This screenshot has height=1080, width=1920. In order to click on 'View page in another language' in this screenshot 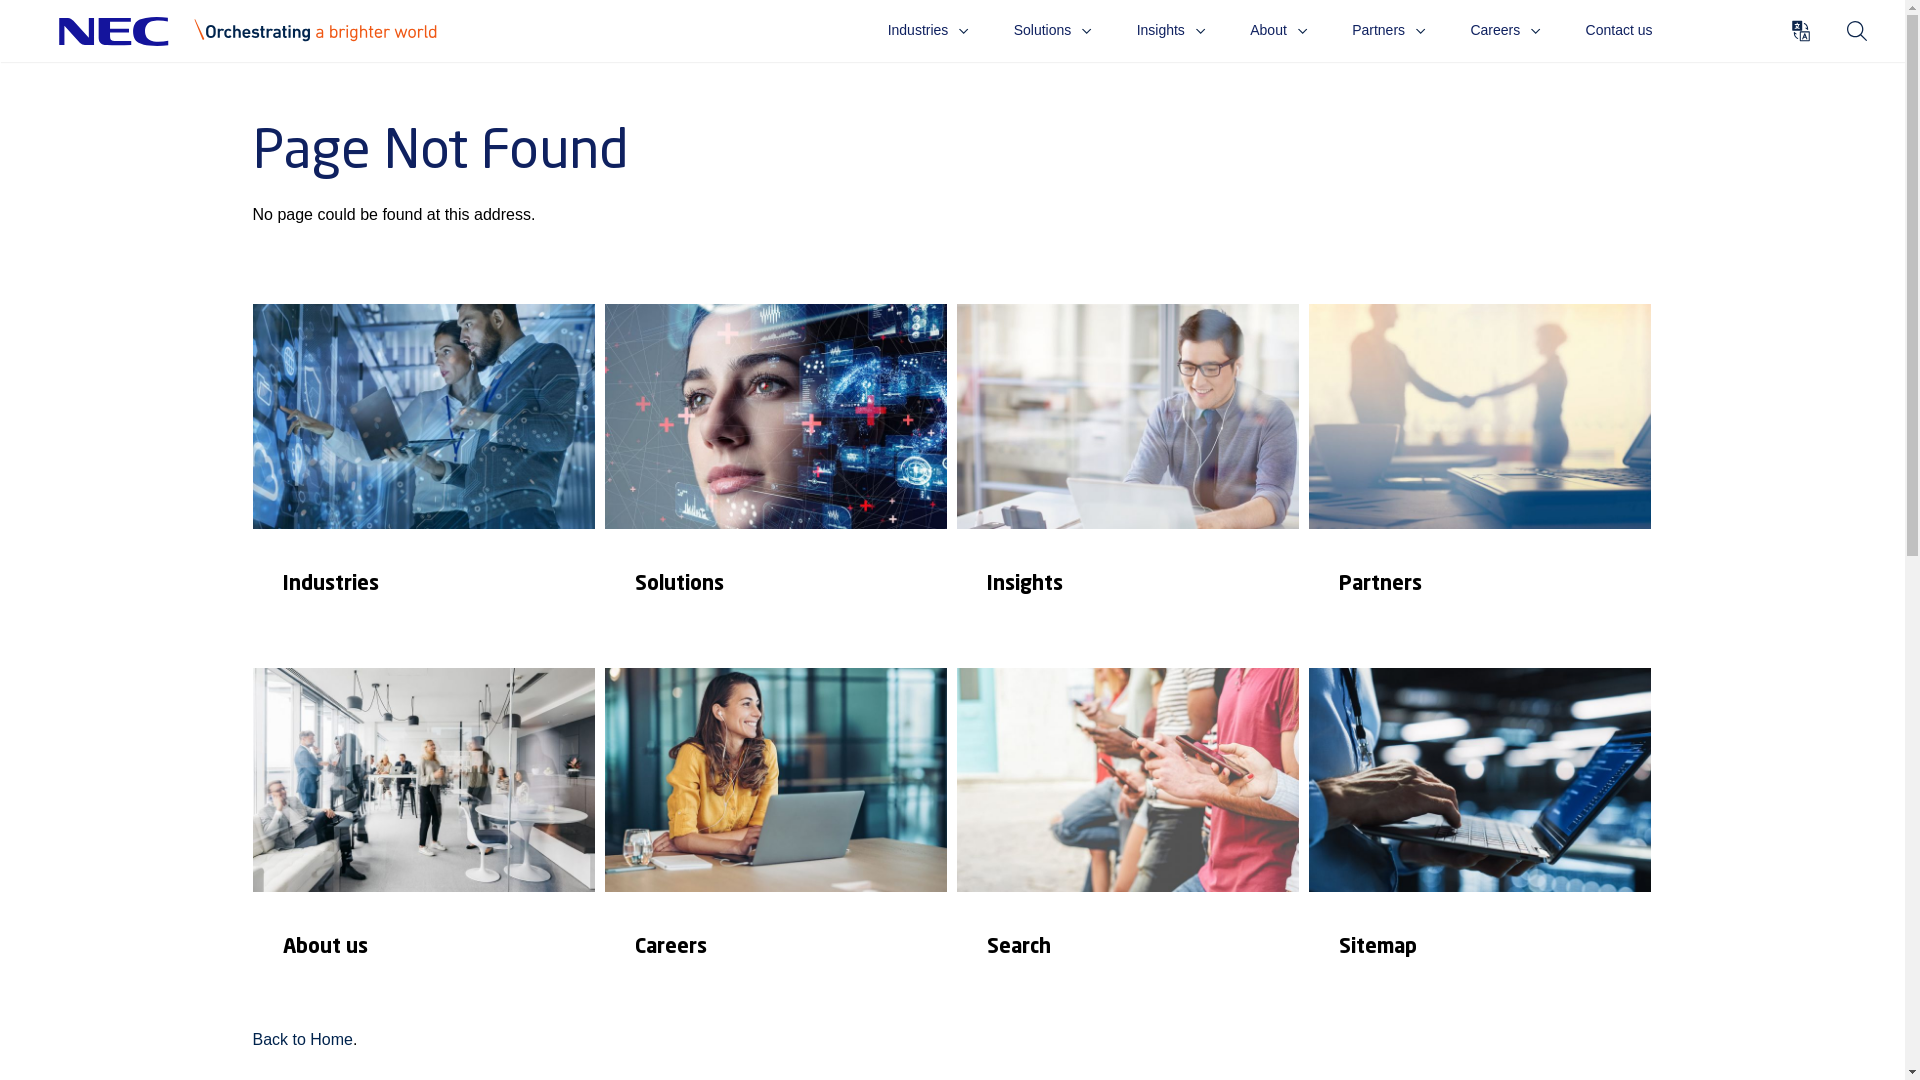, I will do `click(1800, 30)`.